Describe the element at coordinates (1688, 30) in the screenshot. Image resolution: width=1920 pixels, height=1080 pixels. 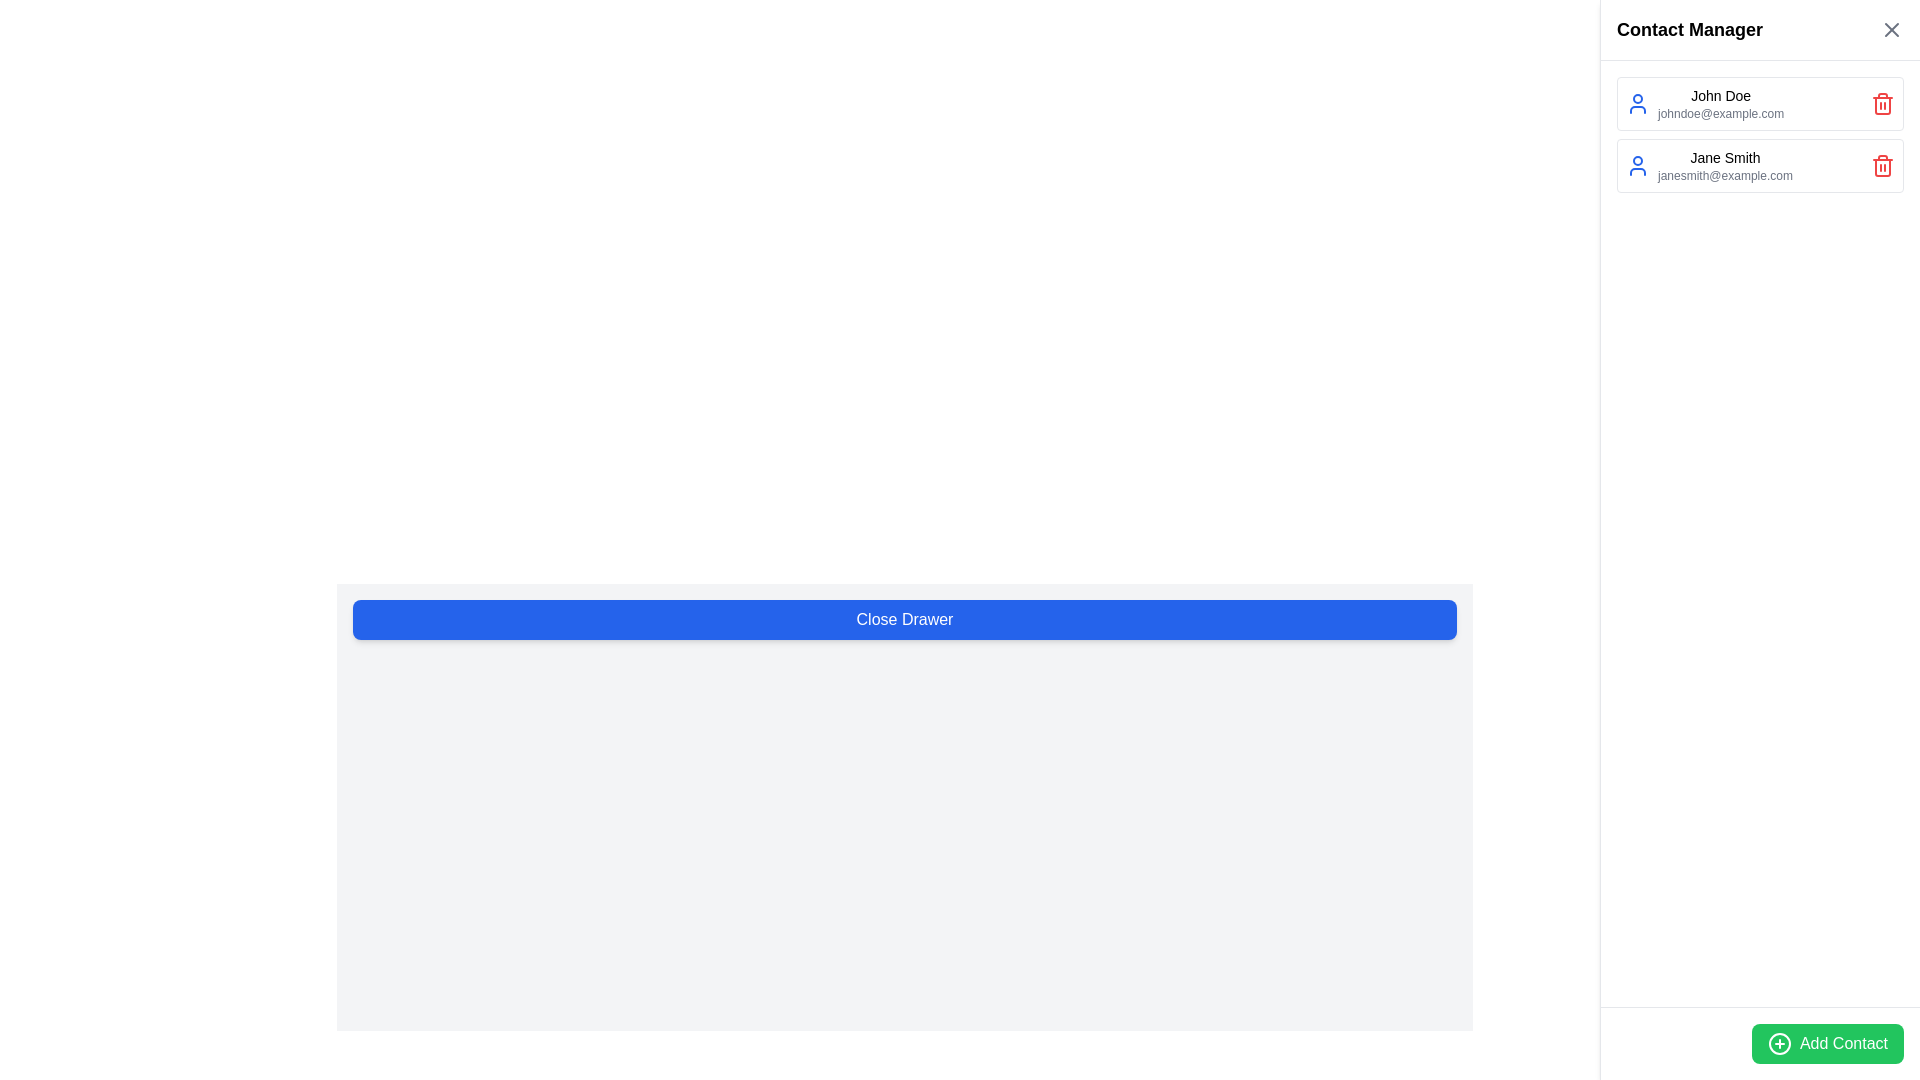
I see `the Text heading that serves as a section title for managing contacts, located in the top section of a right-aligned panel` at that location.